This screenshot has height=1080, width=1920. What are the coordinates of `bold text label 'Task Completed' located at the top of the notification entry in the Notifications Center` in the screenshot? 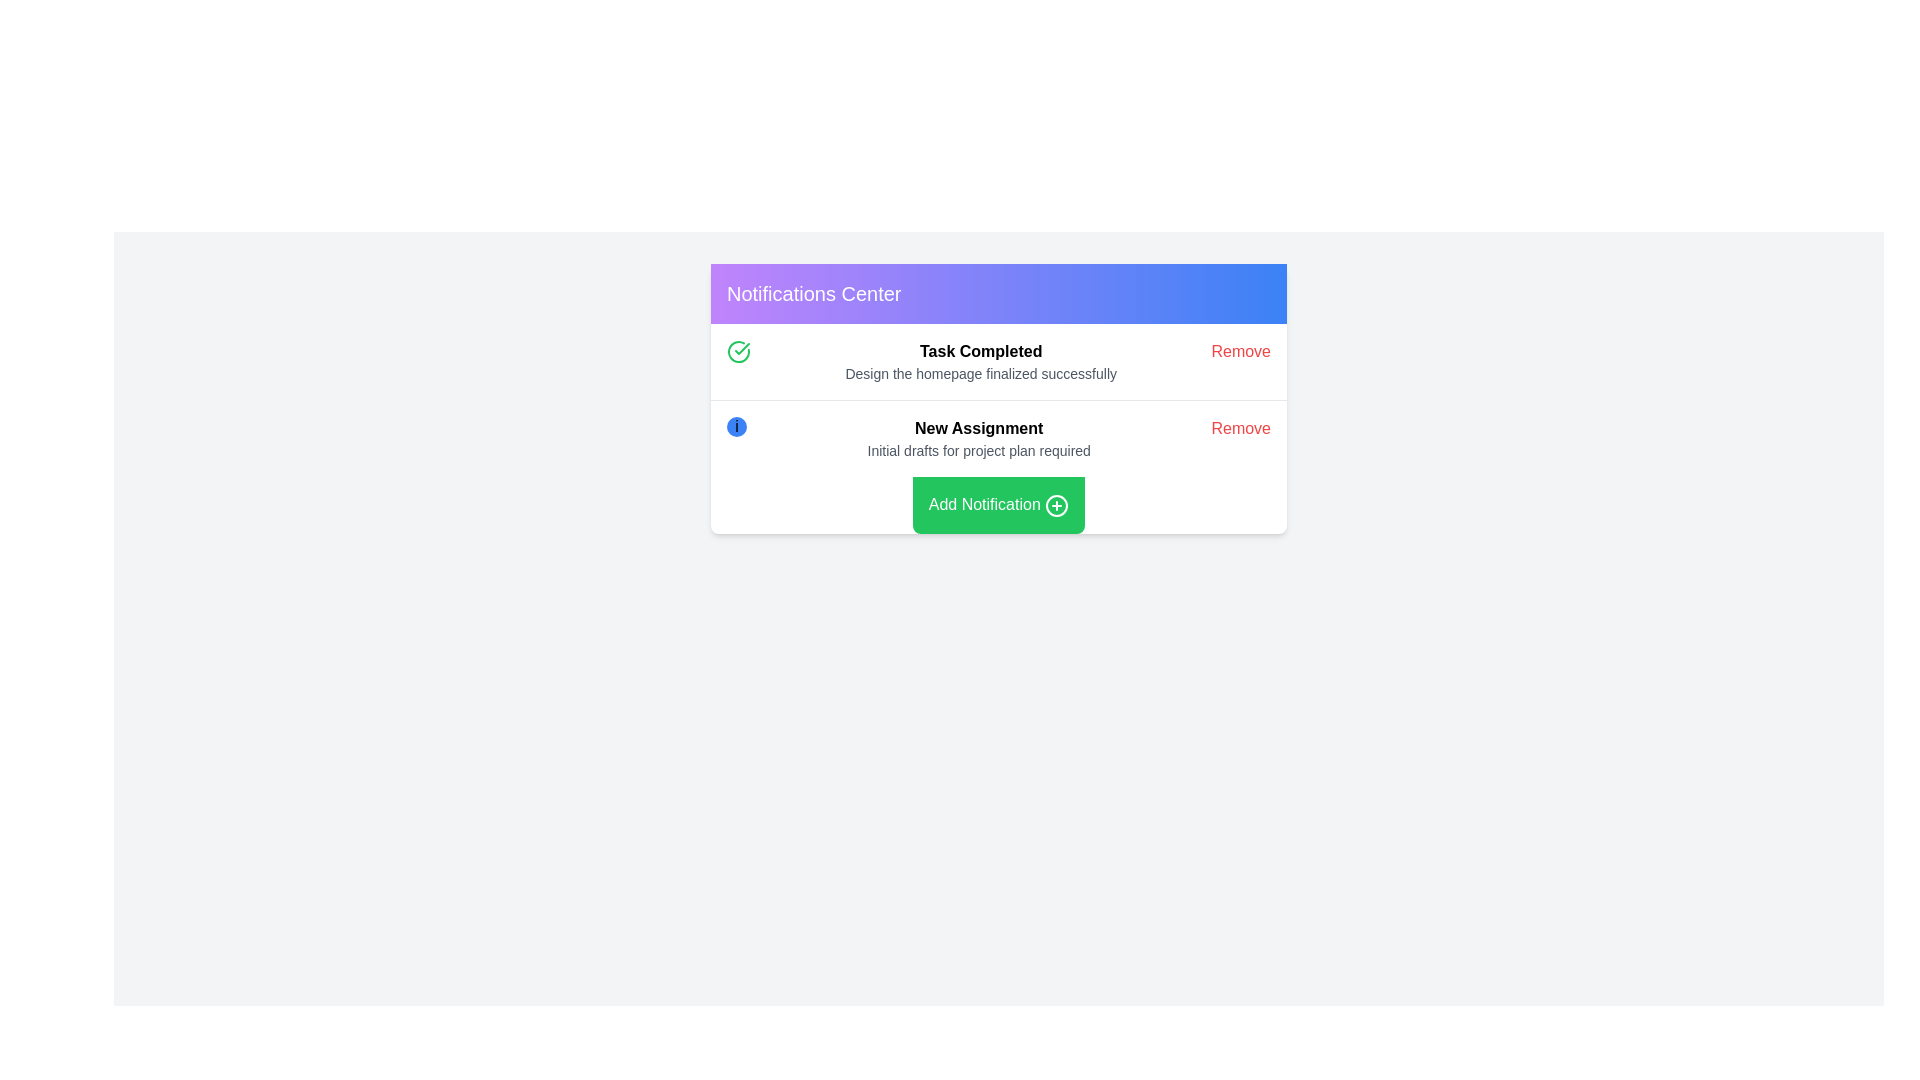 It's located at (981, 350).